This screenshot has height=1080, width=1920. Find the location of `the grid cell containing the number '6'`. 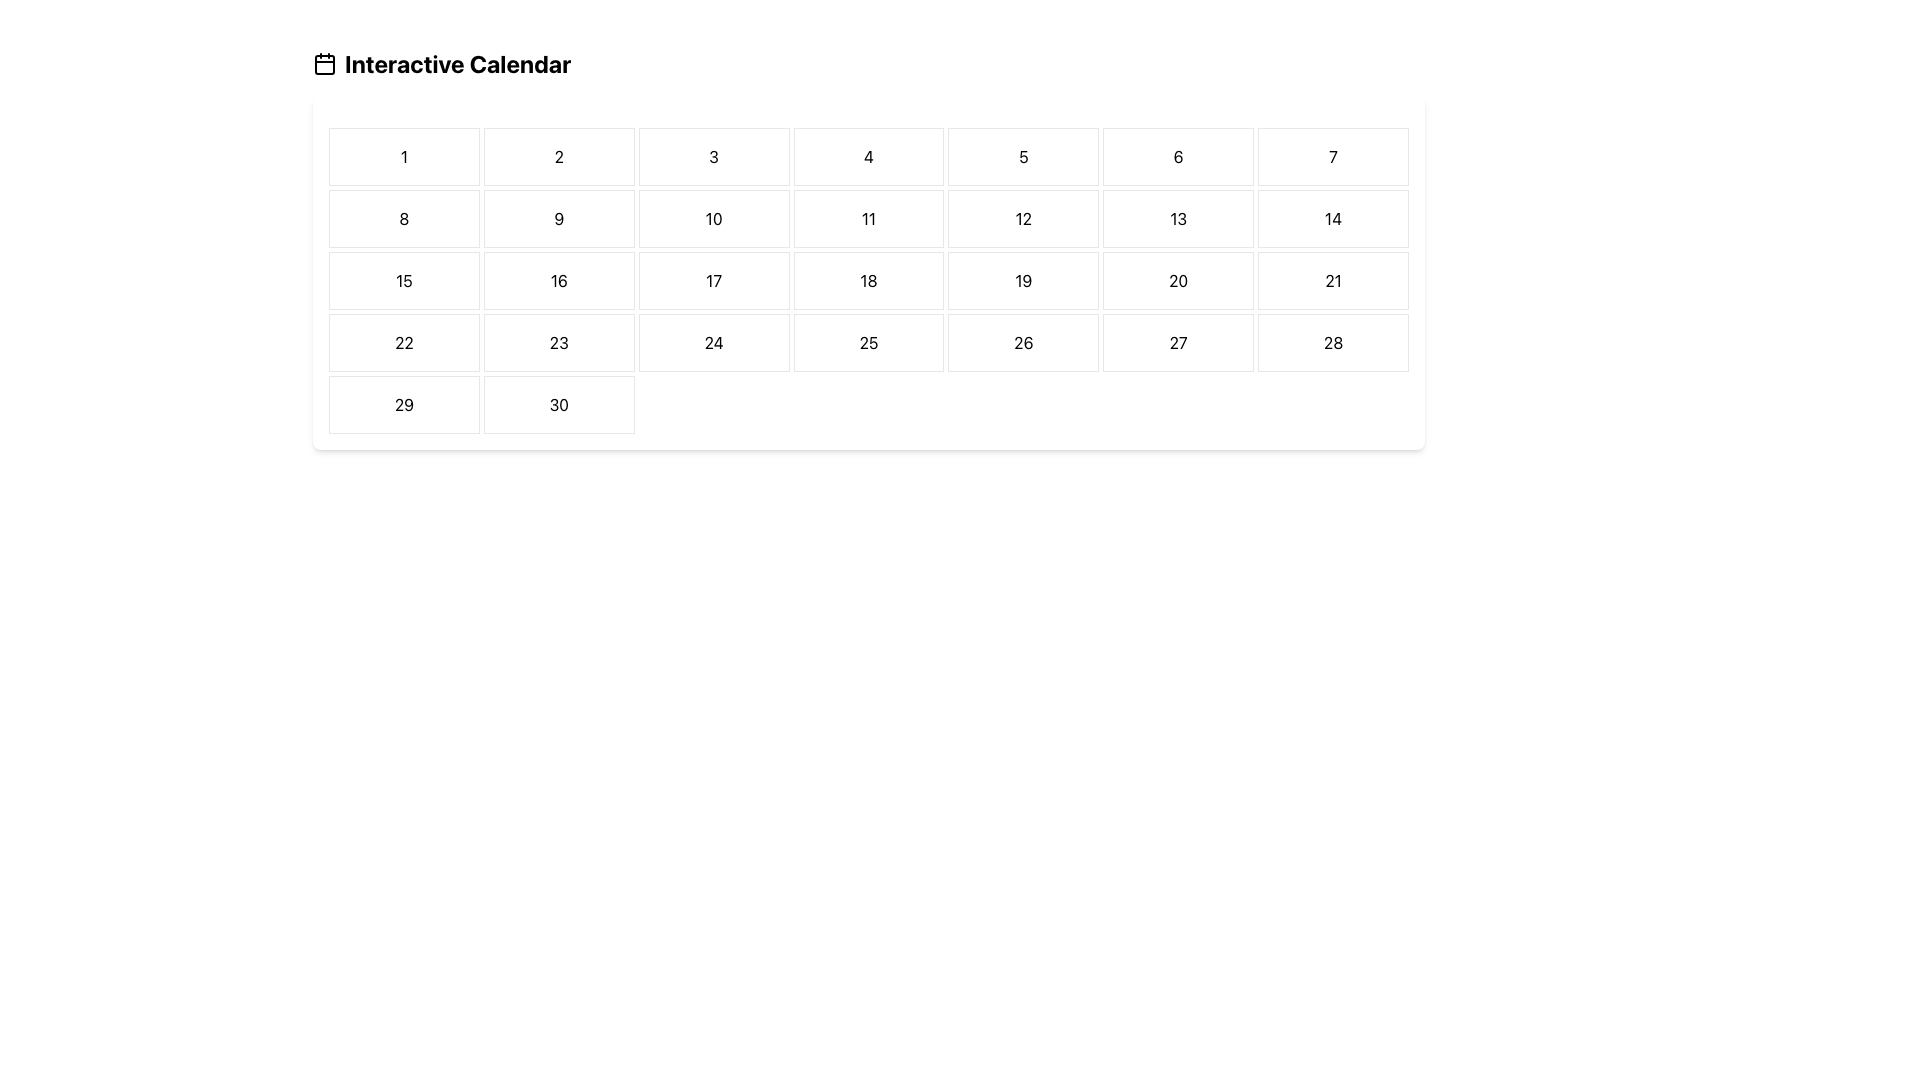

the grid cell containing the number '6' is located at coordinates (1178, 156).